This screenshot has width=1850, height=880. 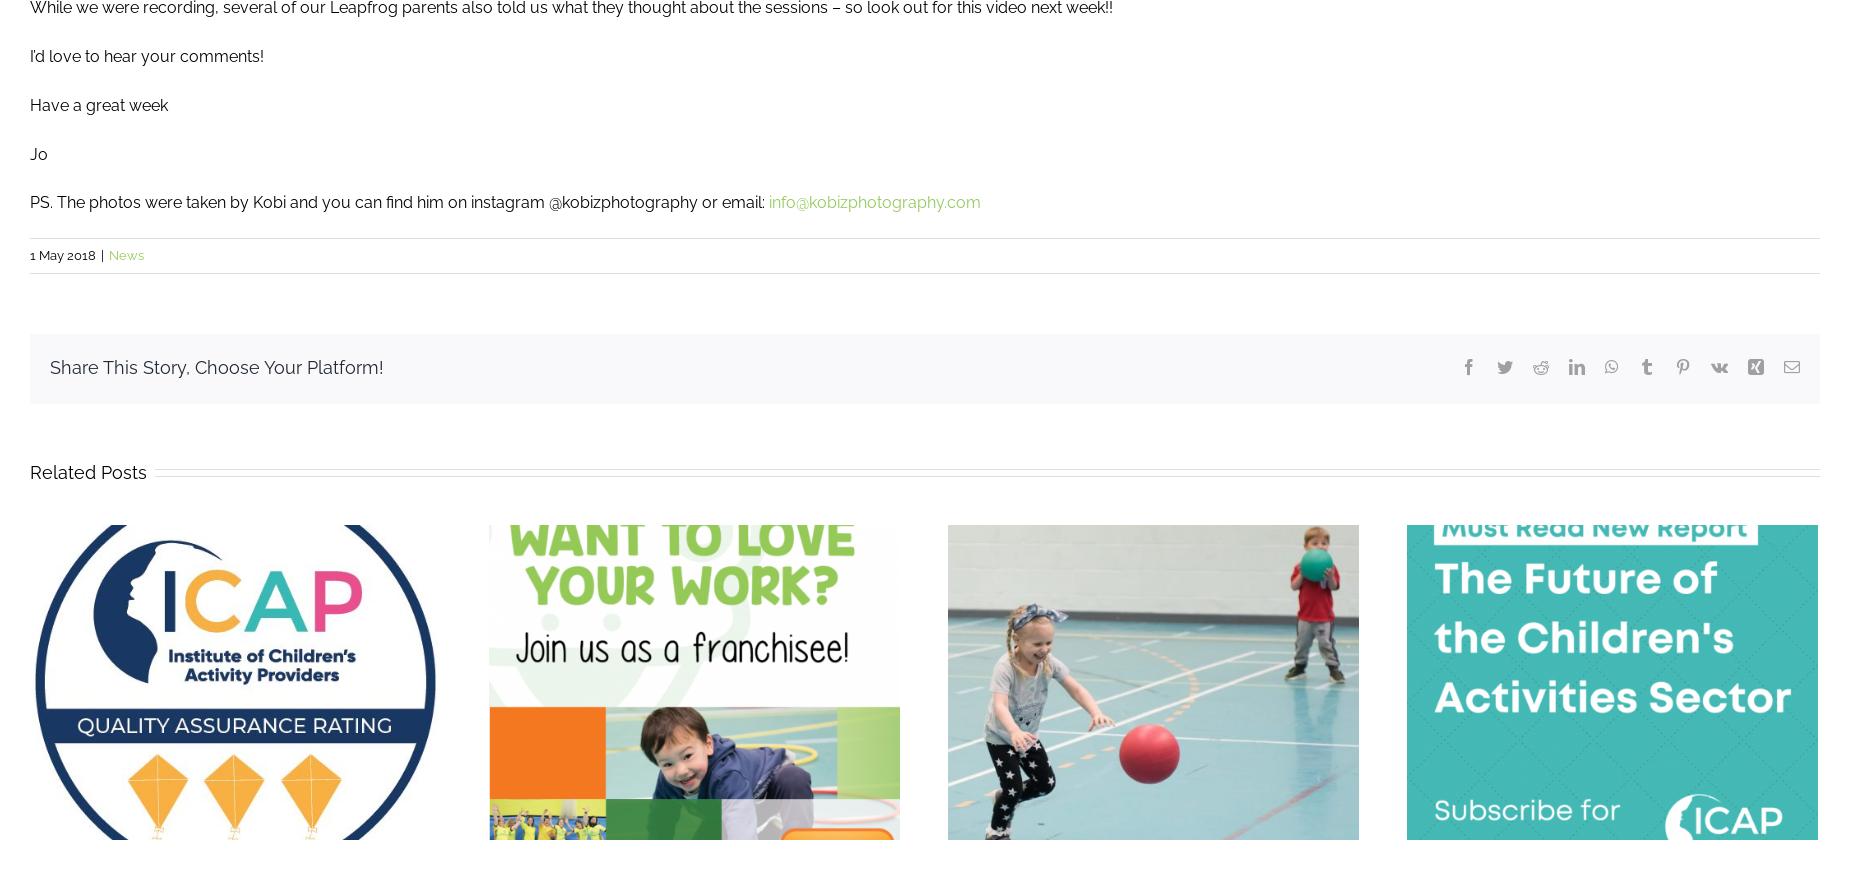 I want to click on 'PS. The photos were taken by Kobi and you can find him on instagram @kobizphotography or email:', so click(x=398, y=202).